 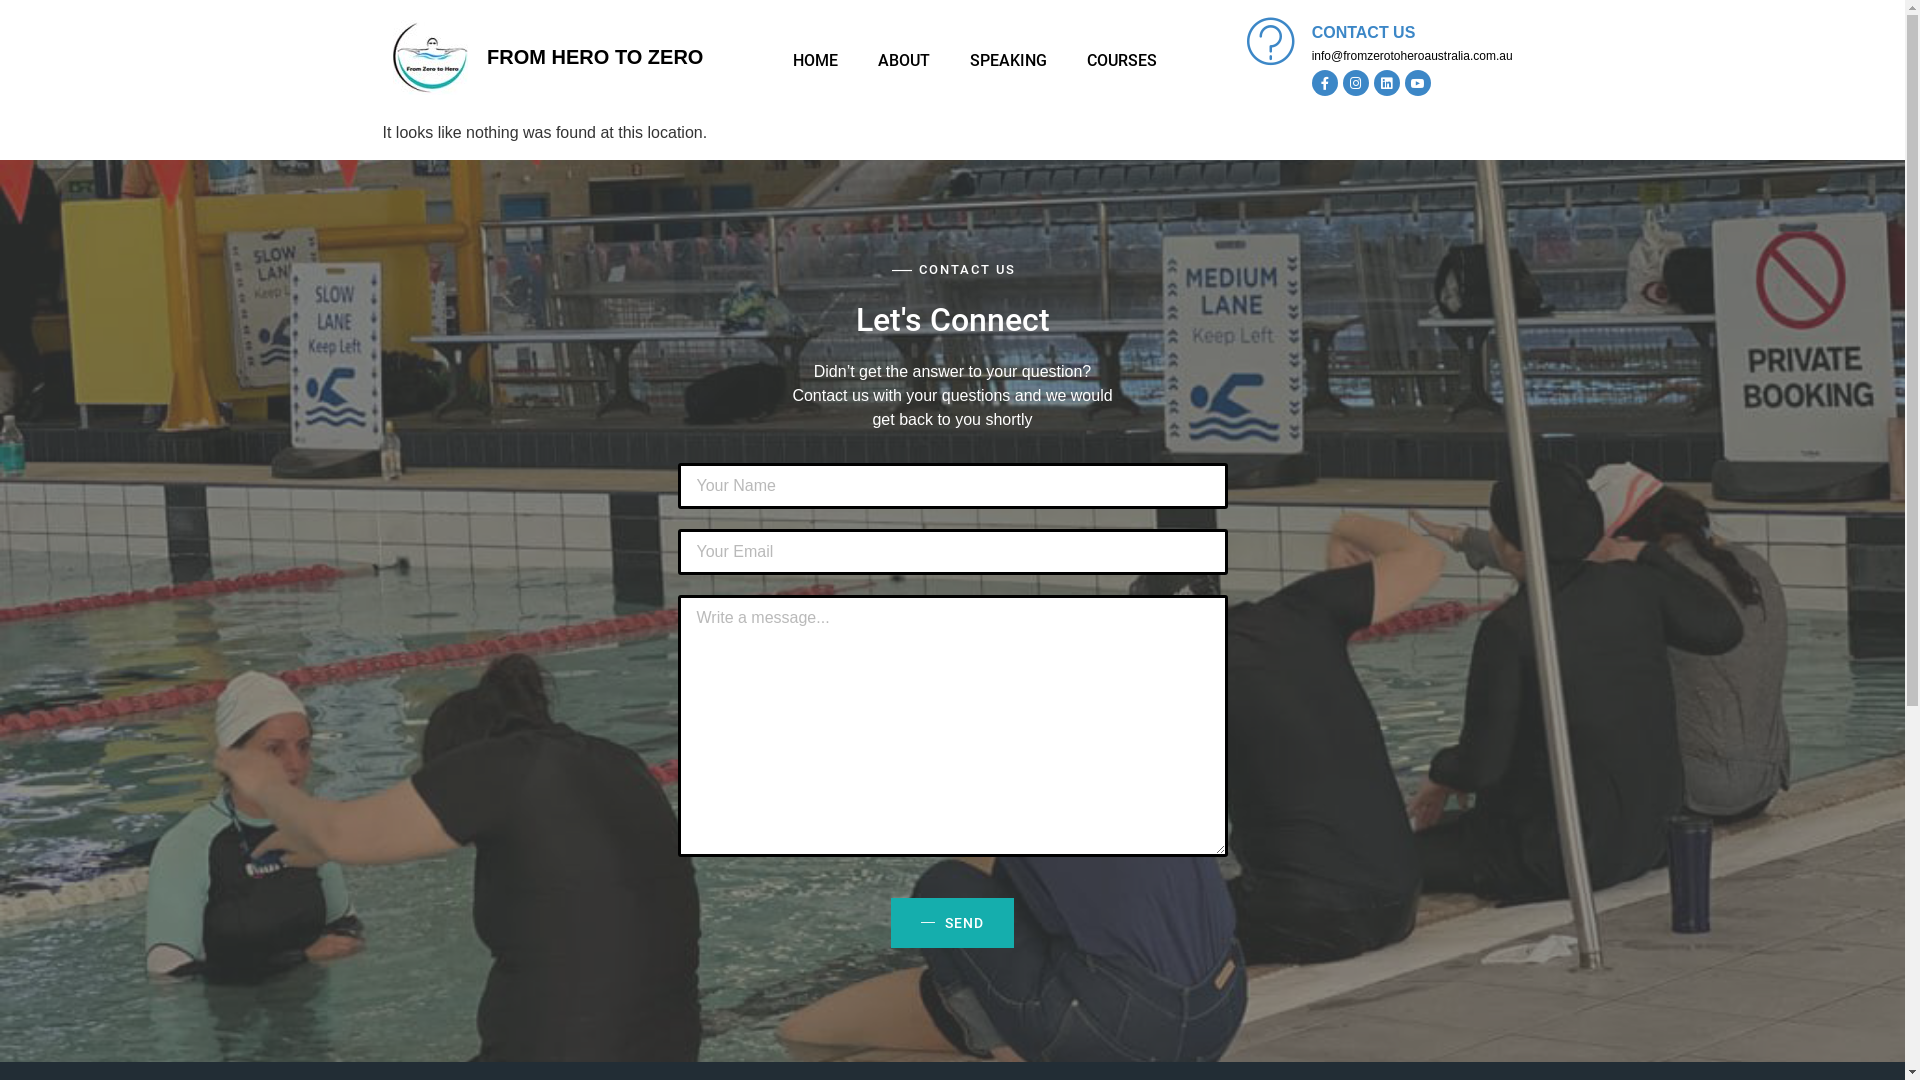 I want to click on 'CONTACT US', so click(x=1362, y=32).